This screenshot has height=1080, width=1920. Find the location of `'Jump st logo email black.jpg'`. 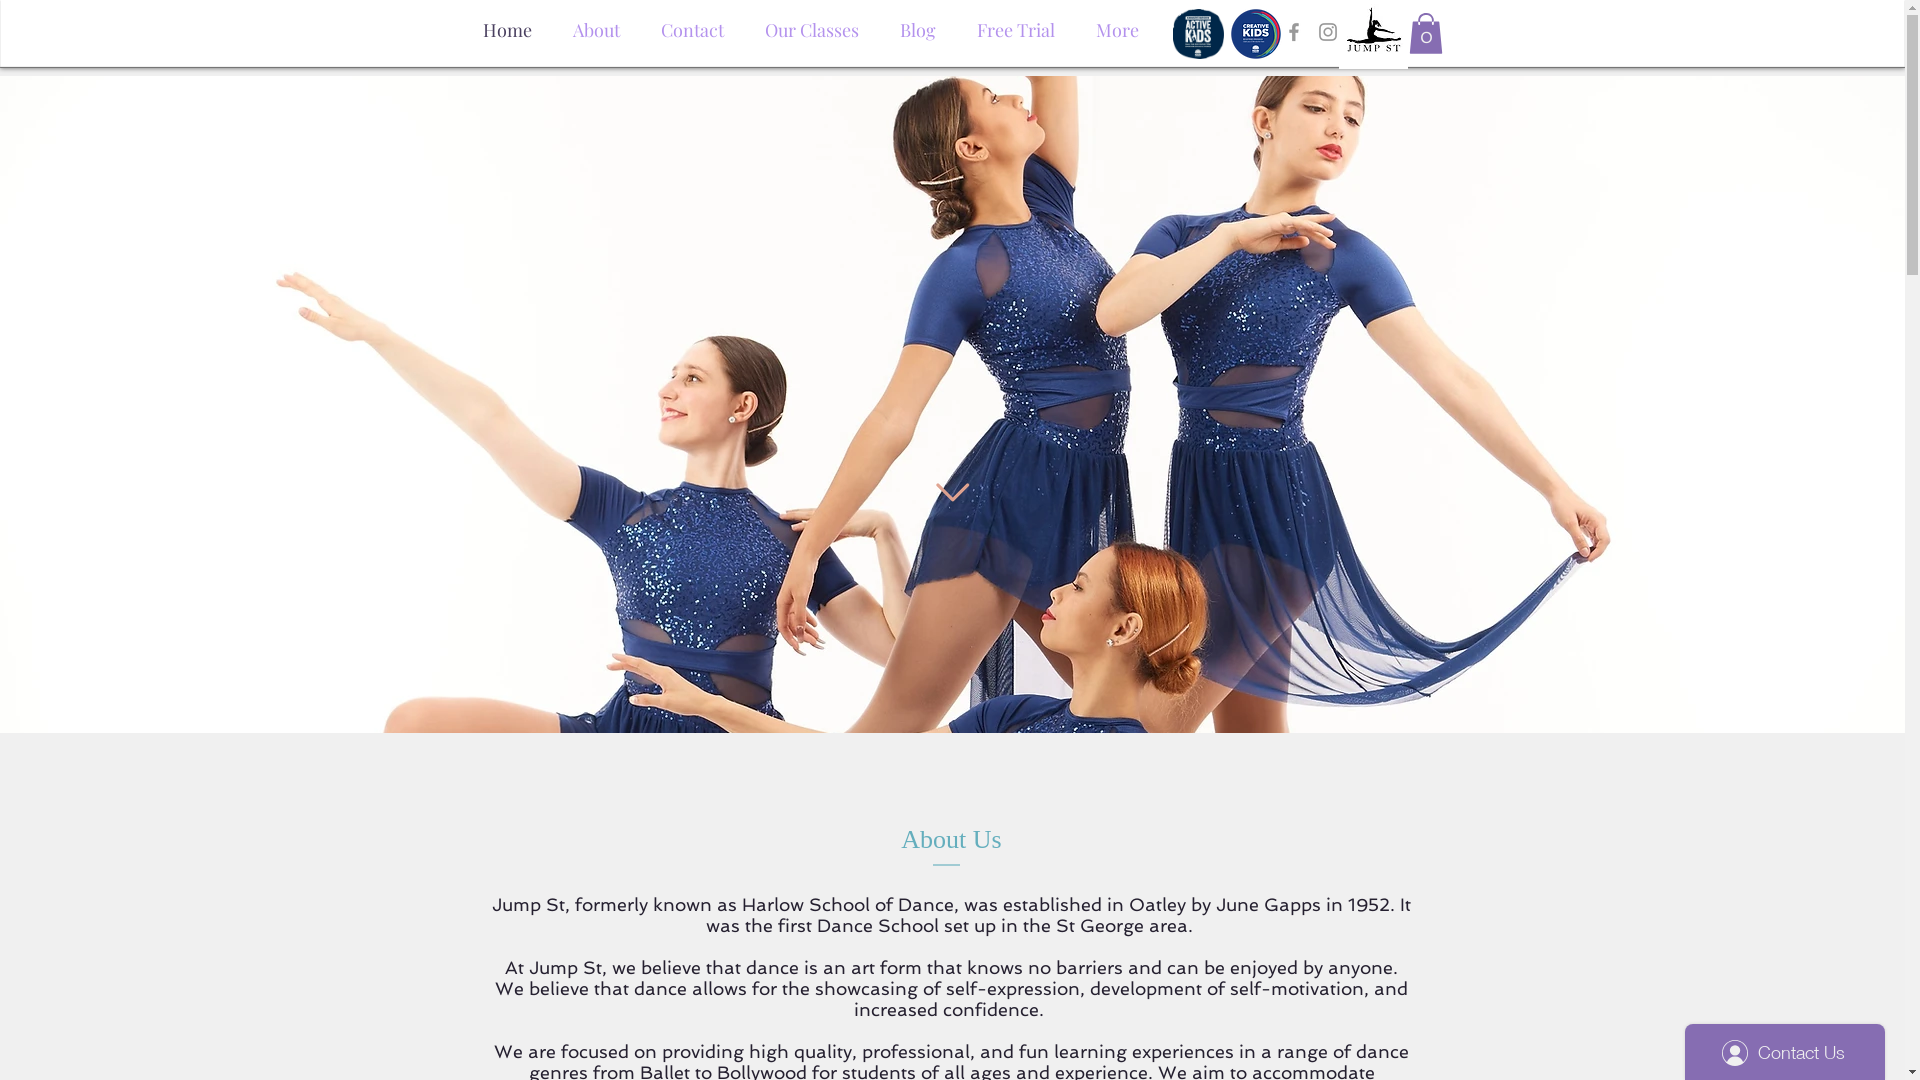

'Jump st logo email black.jpg' is located at coordinates (1371, 34).